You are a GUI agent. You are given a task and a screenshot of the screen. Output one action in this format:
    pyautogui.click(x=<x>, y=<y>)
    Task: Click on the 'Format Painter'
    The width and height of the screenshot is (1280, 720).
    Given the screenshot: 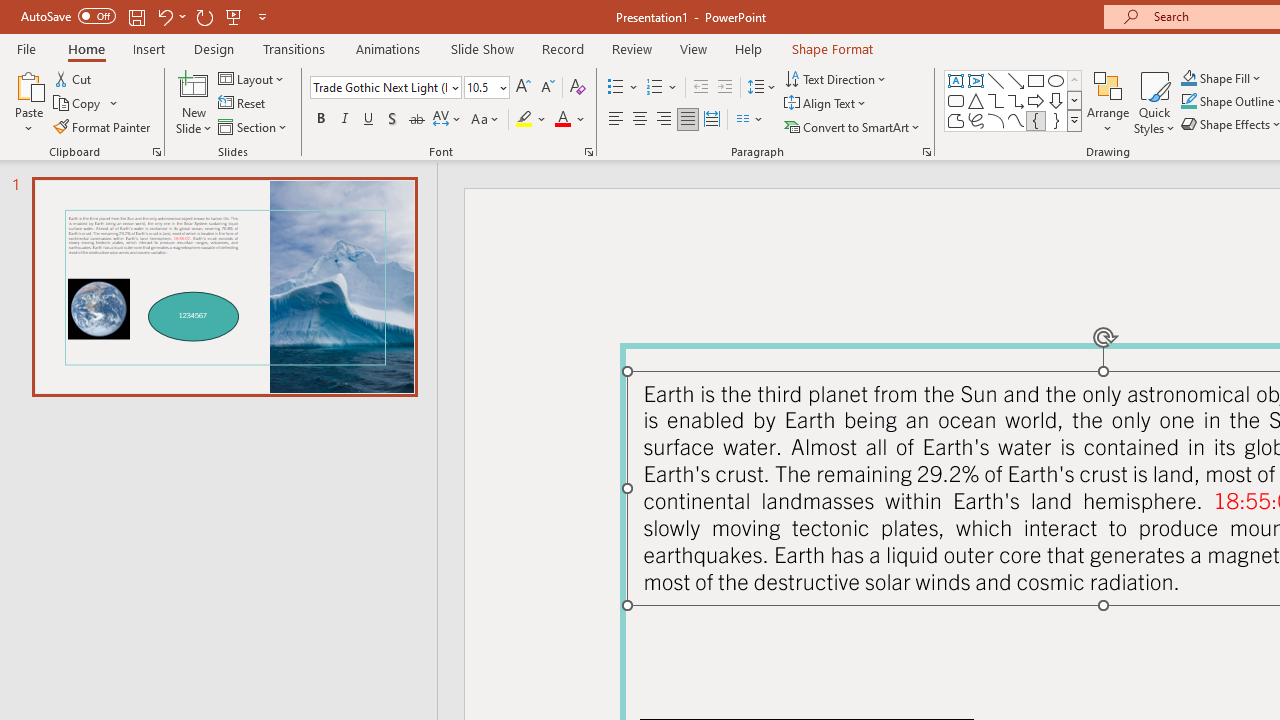 What is the action you would take?
    pyautogui.click(x=102, y=127)
    